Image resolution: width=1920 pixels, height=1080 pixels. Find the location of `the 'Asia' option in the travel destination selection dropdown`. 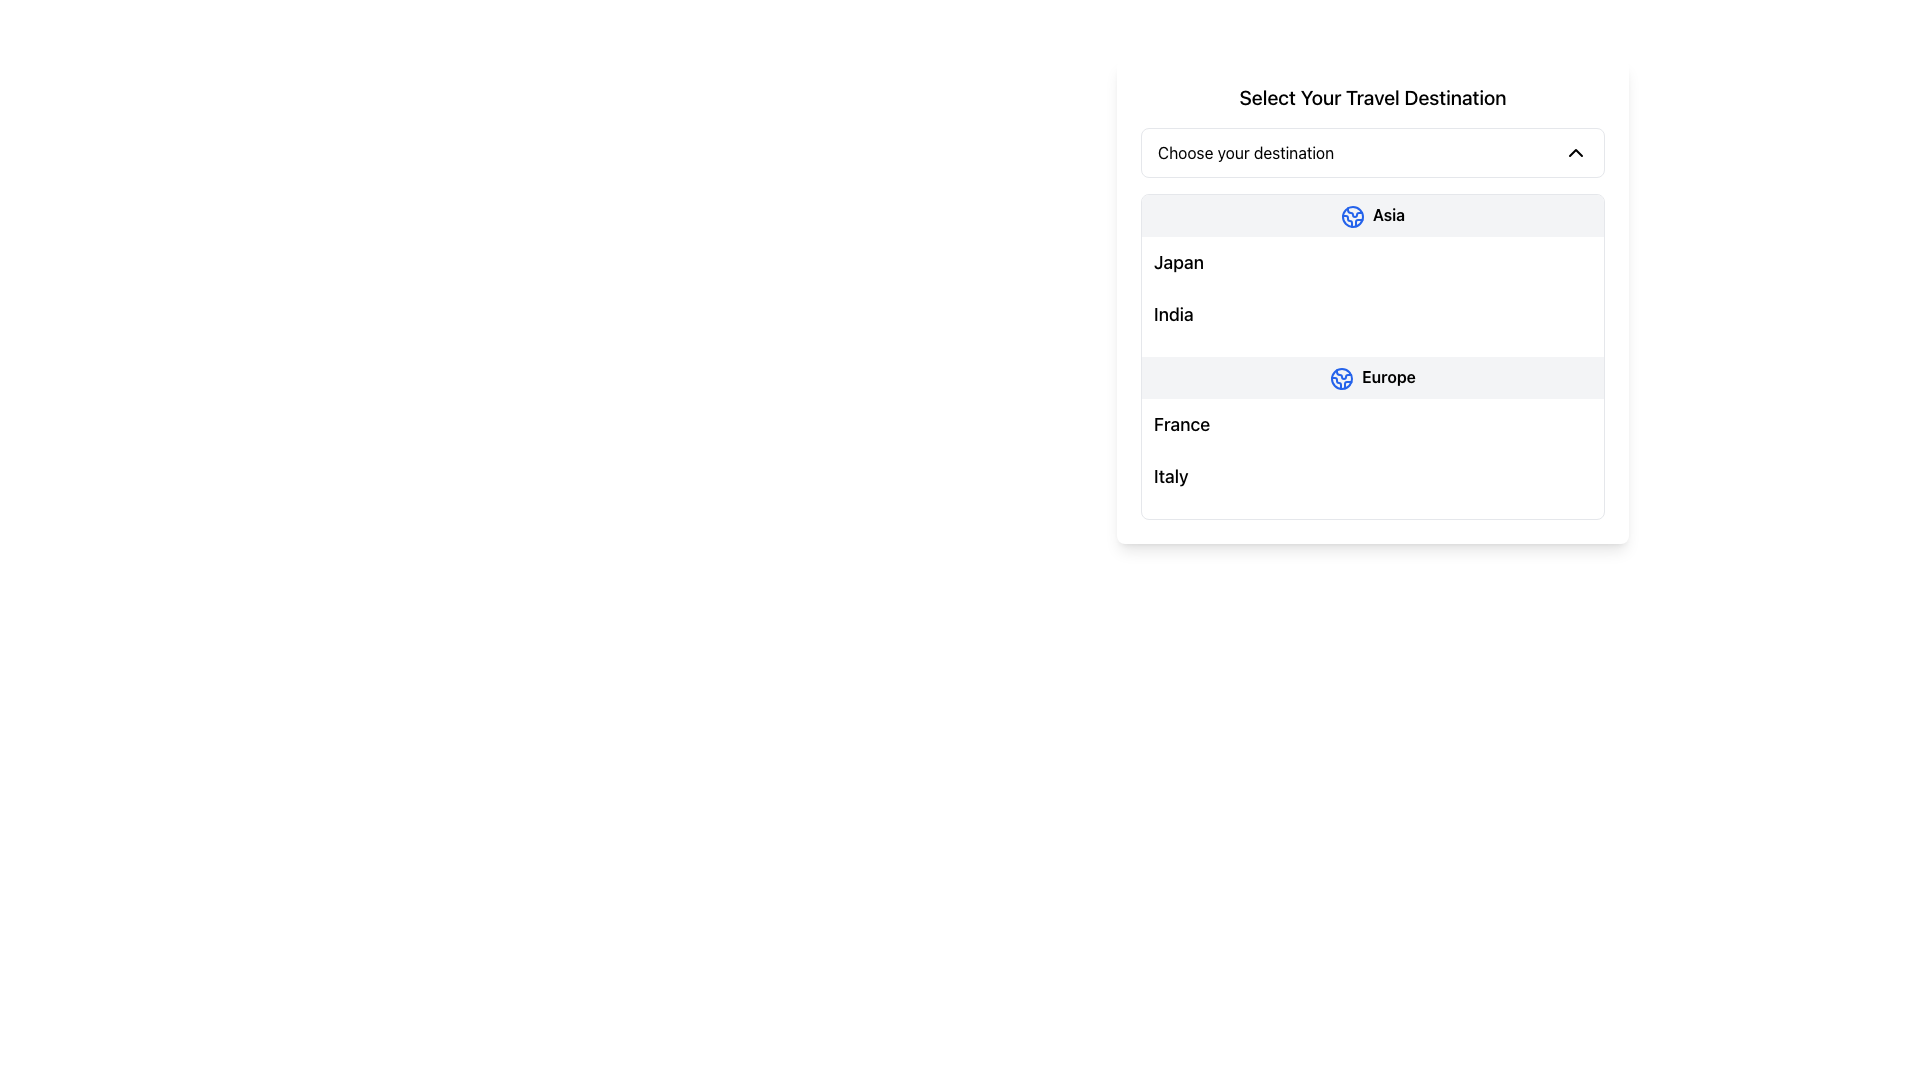

the 'Asia' option in the travel destination selection dropdown is located at coordinates (1371, 215).